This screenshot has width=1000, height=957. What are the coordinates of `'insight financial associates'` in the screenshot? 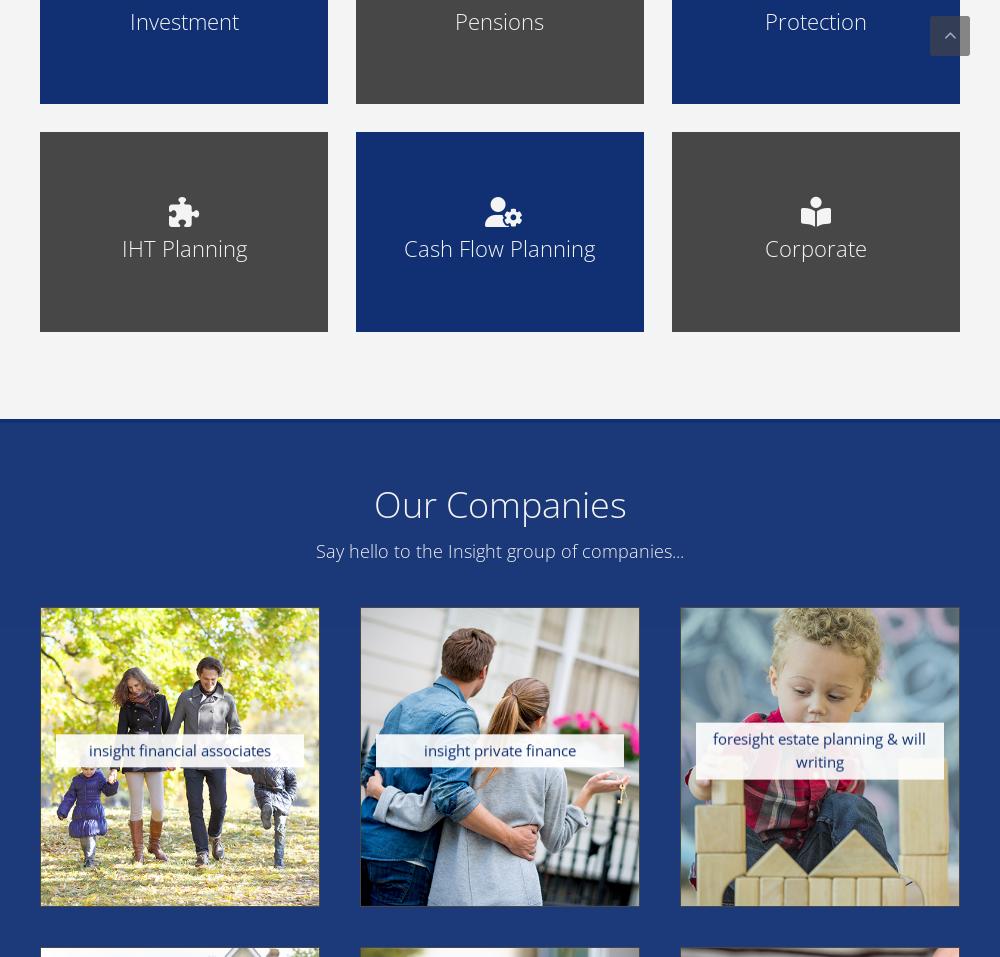 It's located at (179, 750).